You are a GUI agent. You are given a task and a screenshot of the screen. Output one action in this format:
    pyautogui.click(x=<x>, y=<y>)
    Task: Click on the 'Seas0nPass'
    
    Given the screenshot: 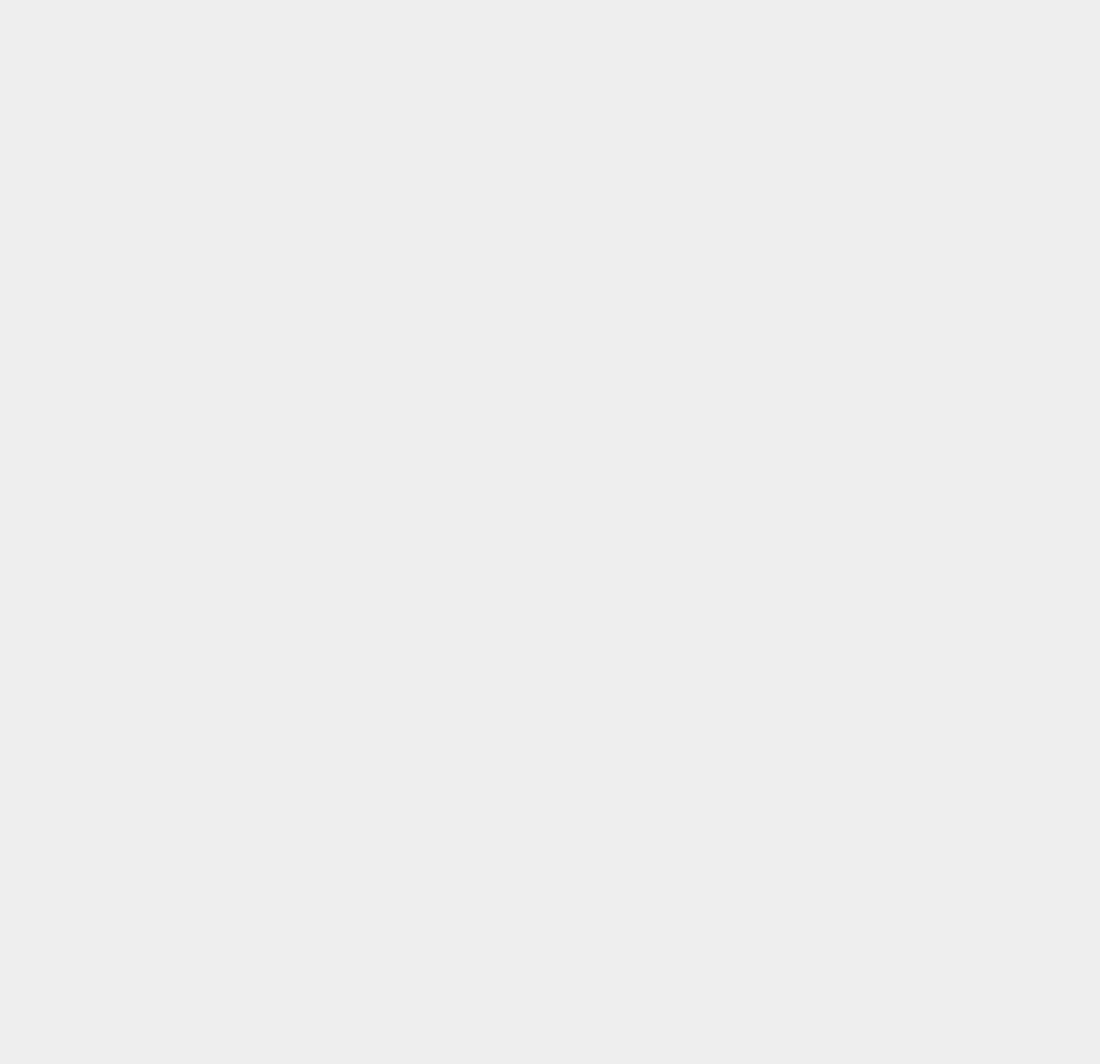 What is the action you would take?
    pyautogui.click(x=816, y=499)
    